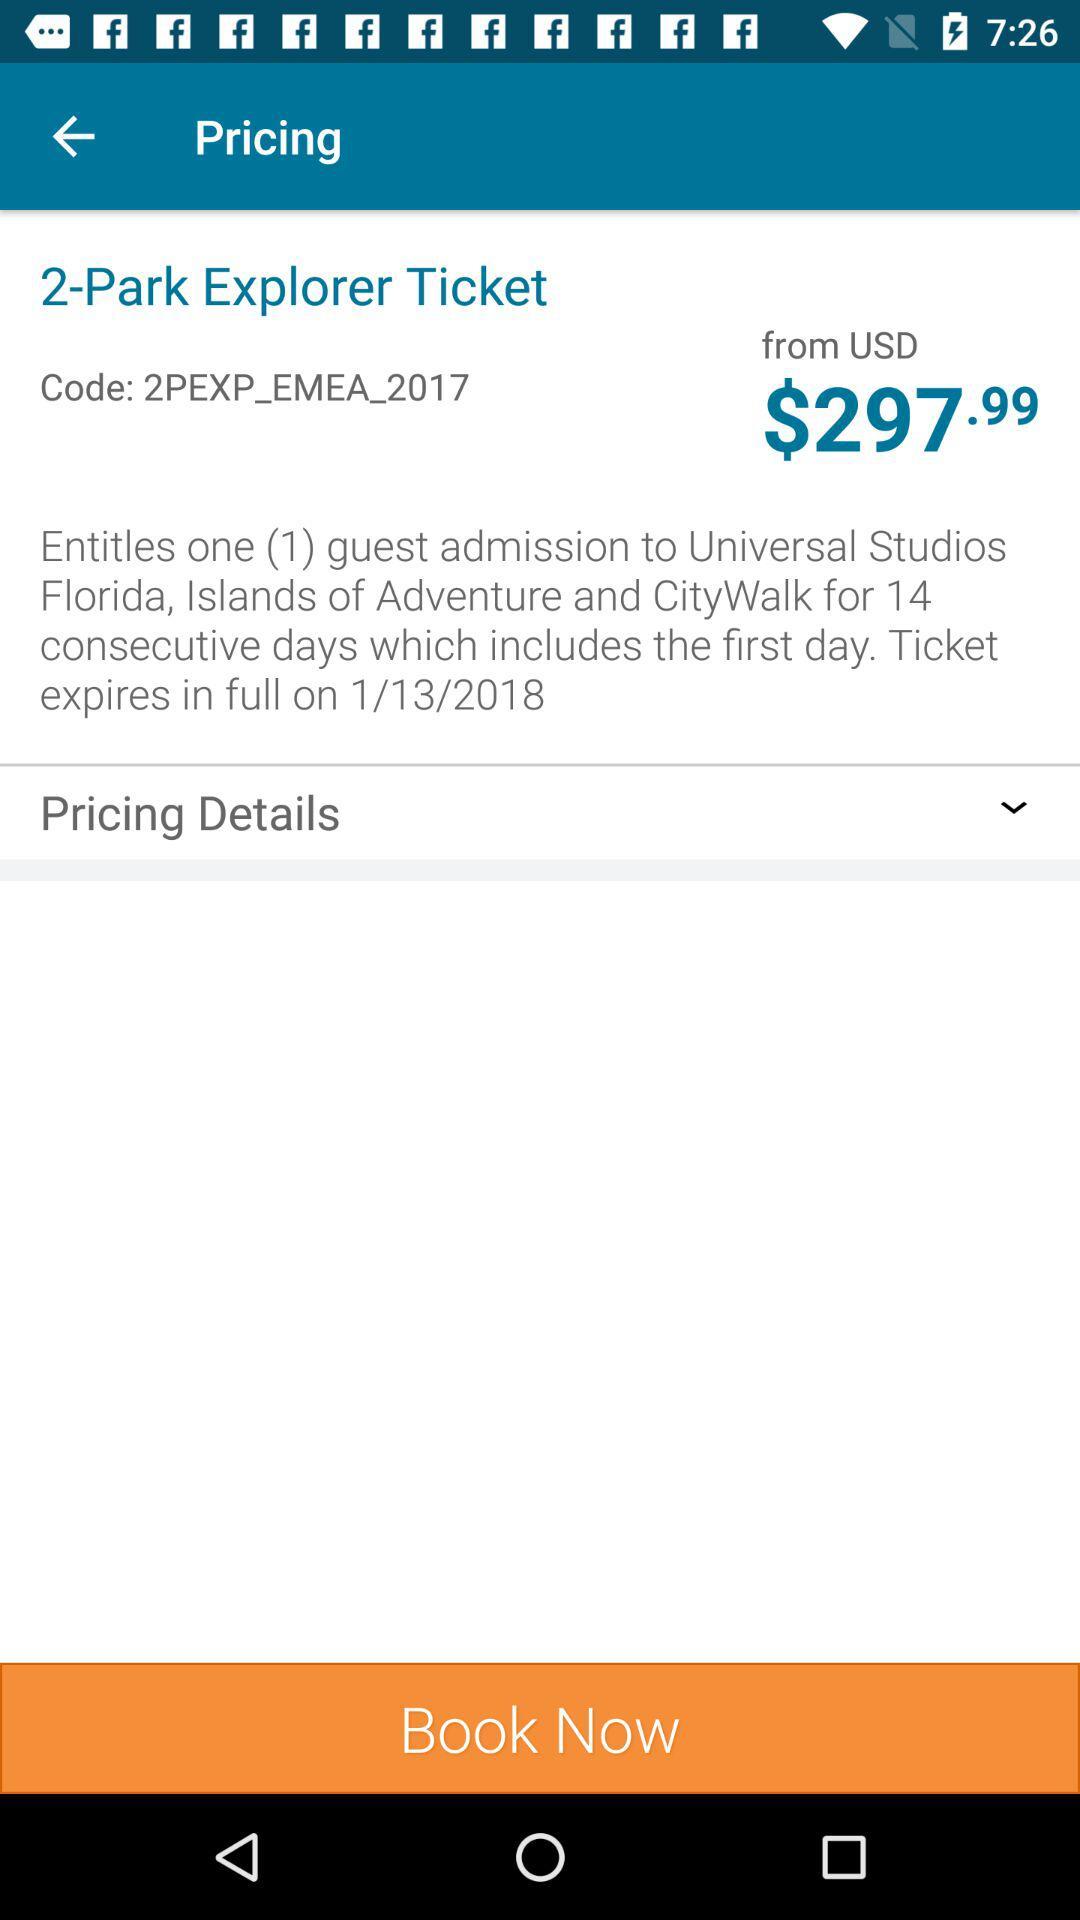 The width and height of the screenshot is (1080, 1920). I want to click on icon above 2 park explorer, so click(72, 135).